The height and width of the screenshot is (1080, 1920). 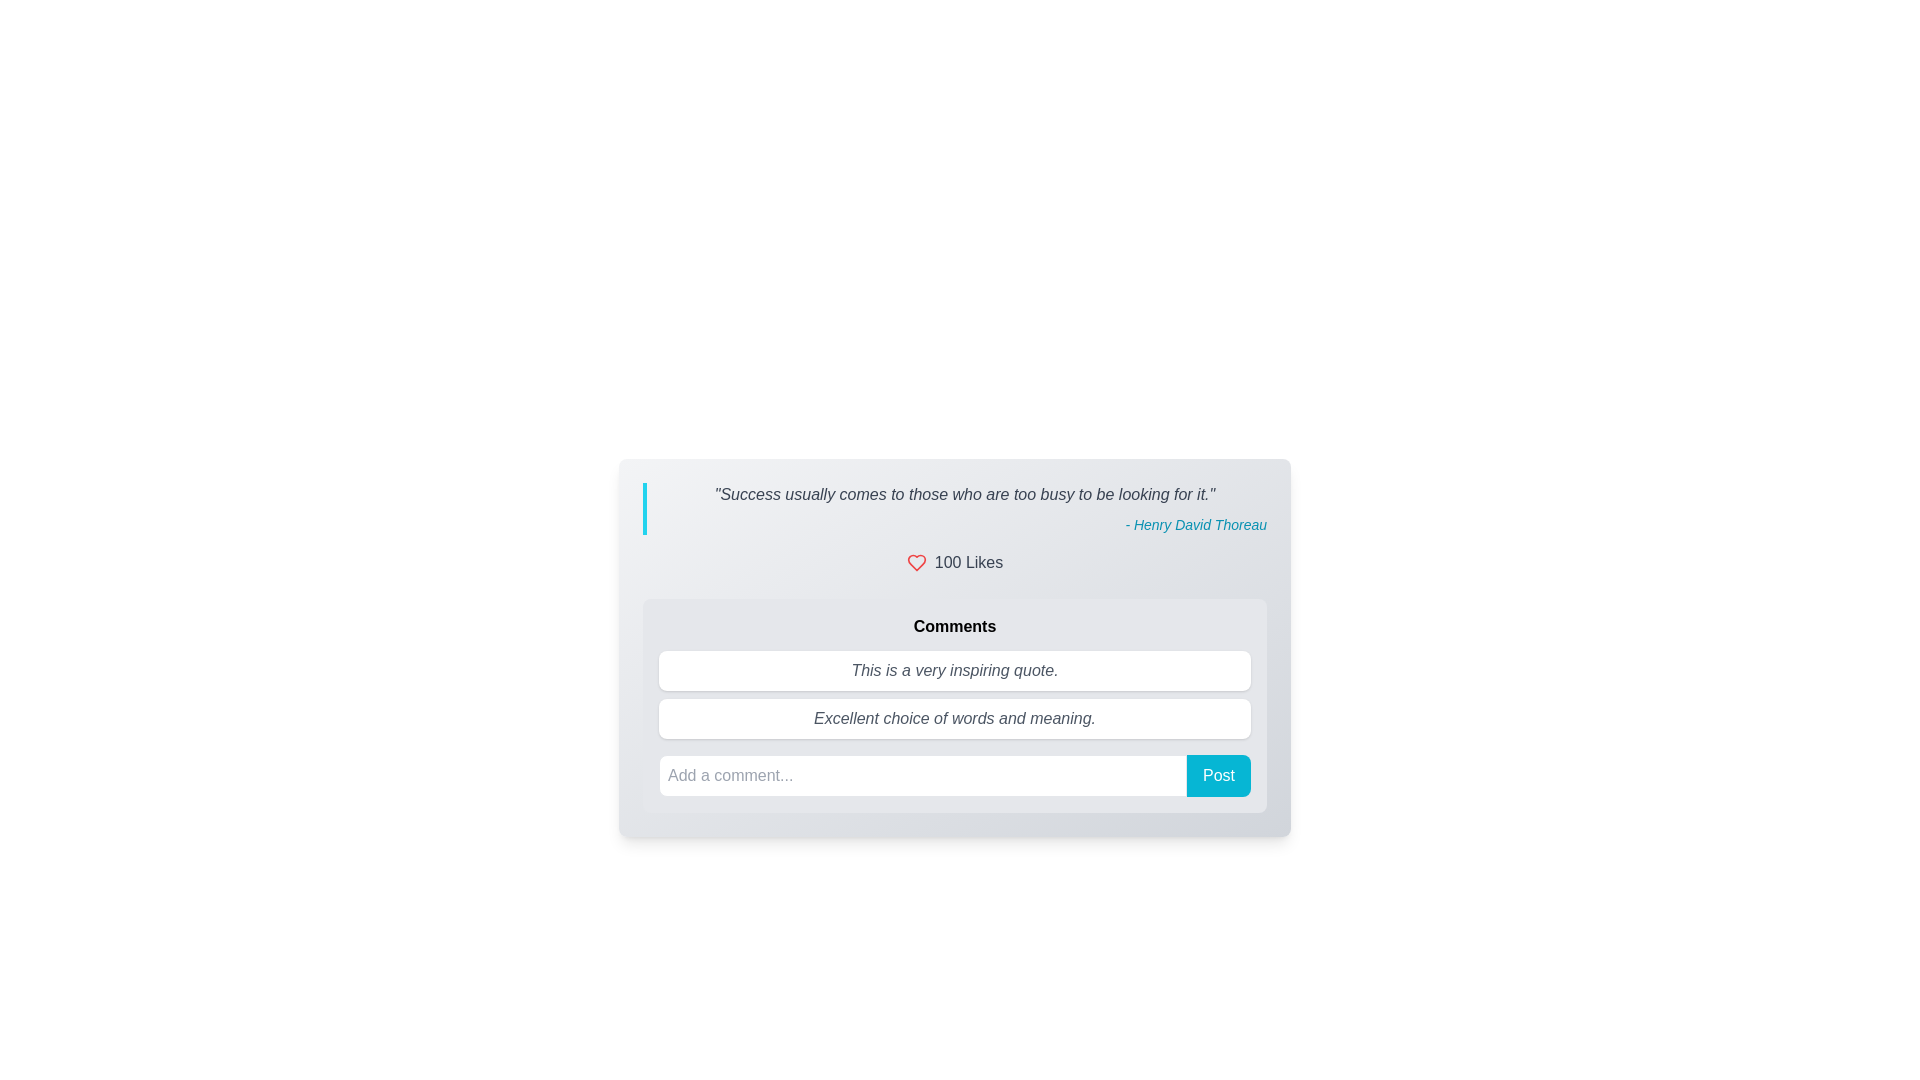 What do you see at coordinates (969, 563) in the screenshot?
I see `the text label displaying the number of likes for a post, located to the right of the heart icon and underneath the quote and author's name` at bounding box center [969, 563].